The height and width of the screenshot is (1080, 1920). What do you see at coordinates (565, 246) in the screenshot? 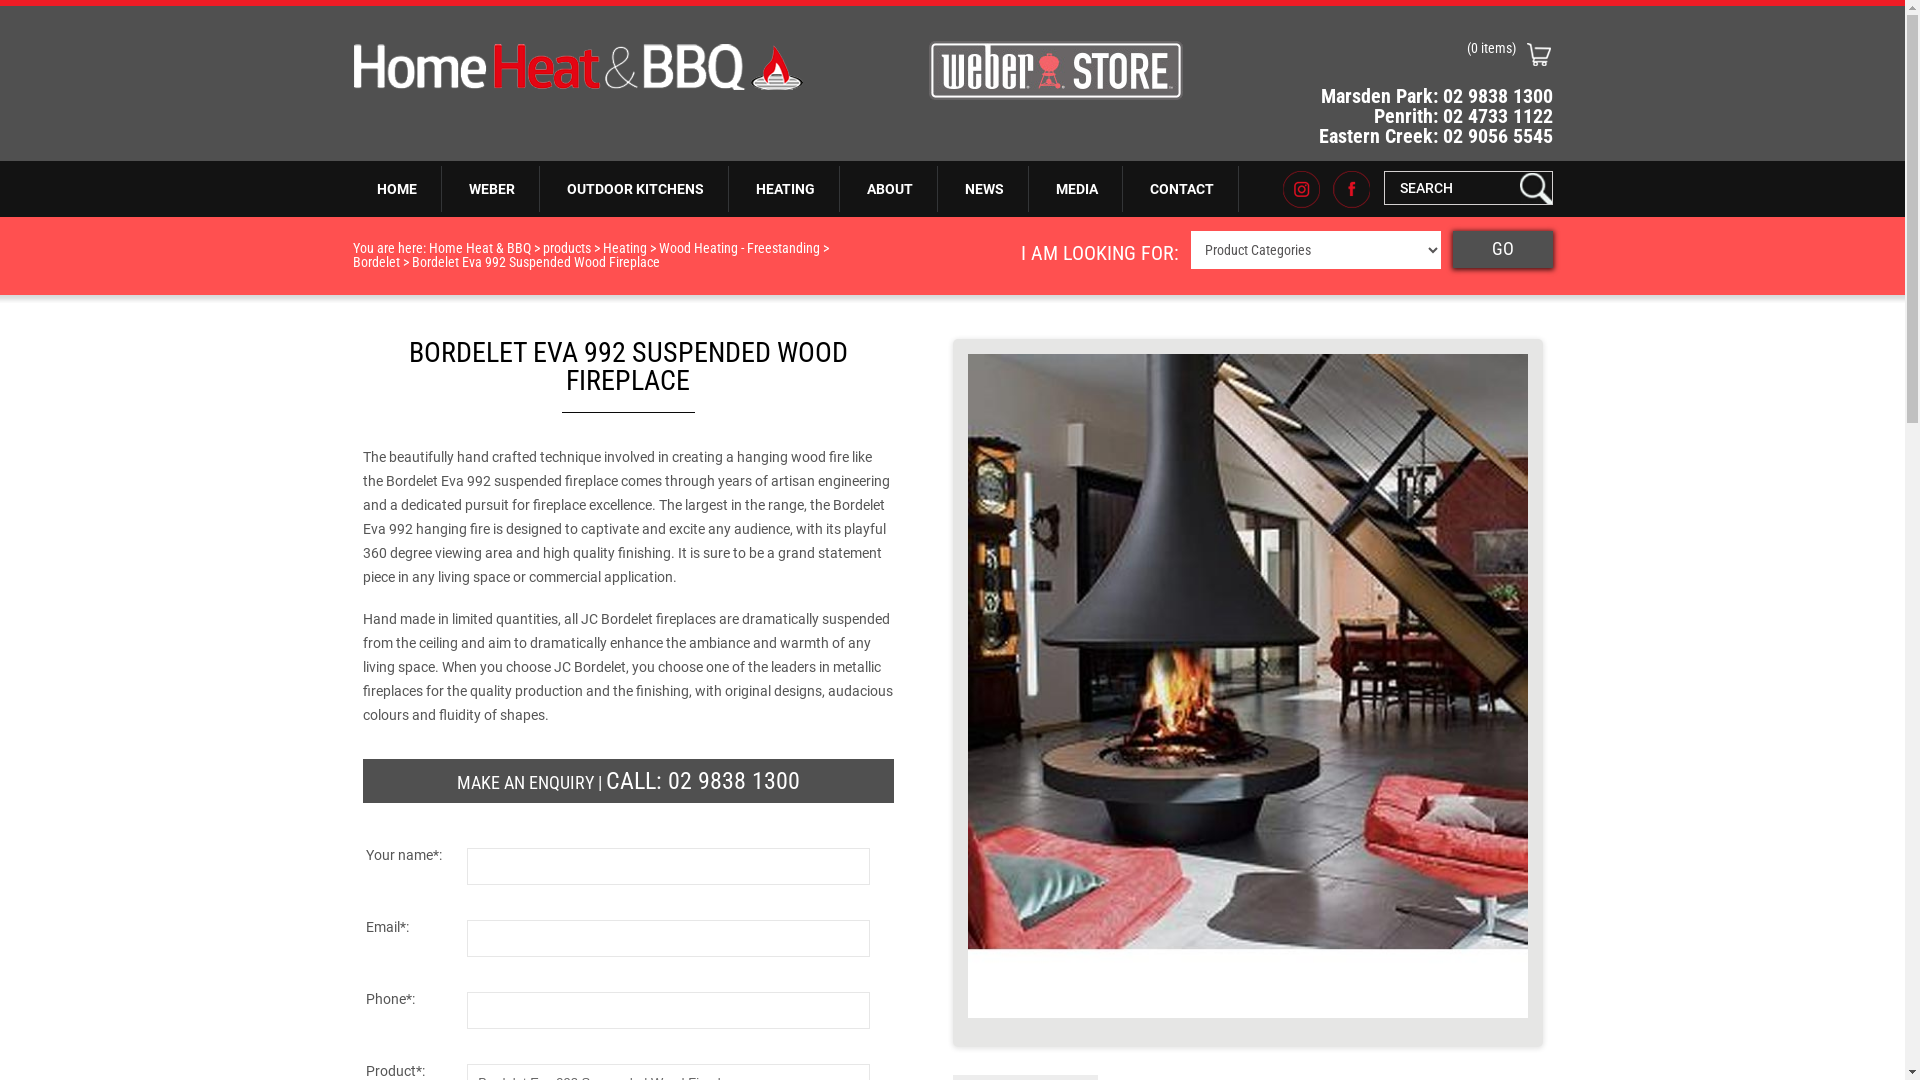
I see `'products'` at bounding box center [565, 246].